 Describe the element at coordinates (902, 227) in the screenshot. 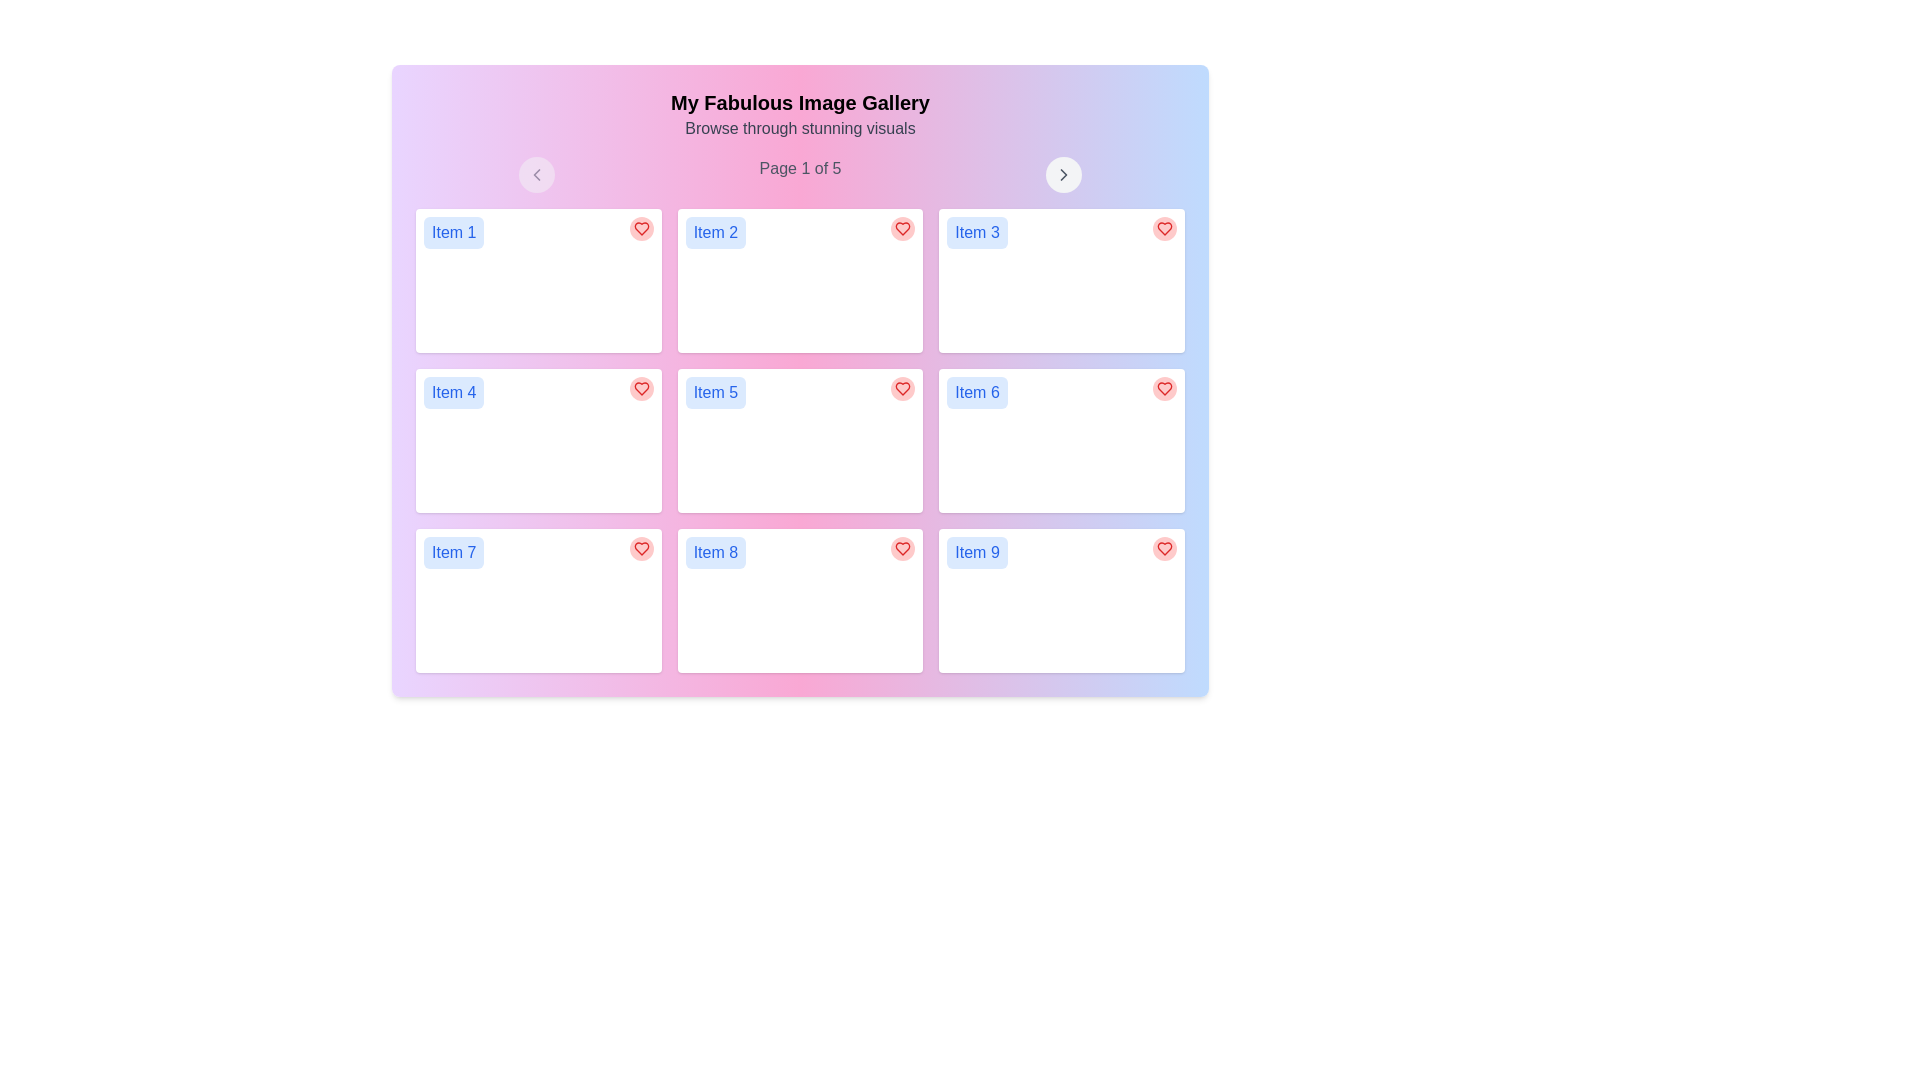

I see `the heart icon button located in the second position of a grid layout to mark the corresponding item as a favorite` at that location.